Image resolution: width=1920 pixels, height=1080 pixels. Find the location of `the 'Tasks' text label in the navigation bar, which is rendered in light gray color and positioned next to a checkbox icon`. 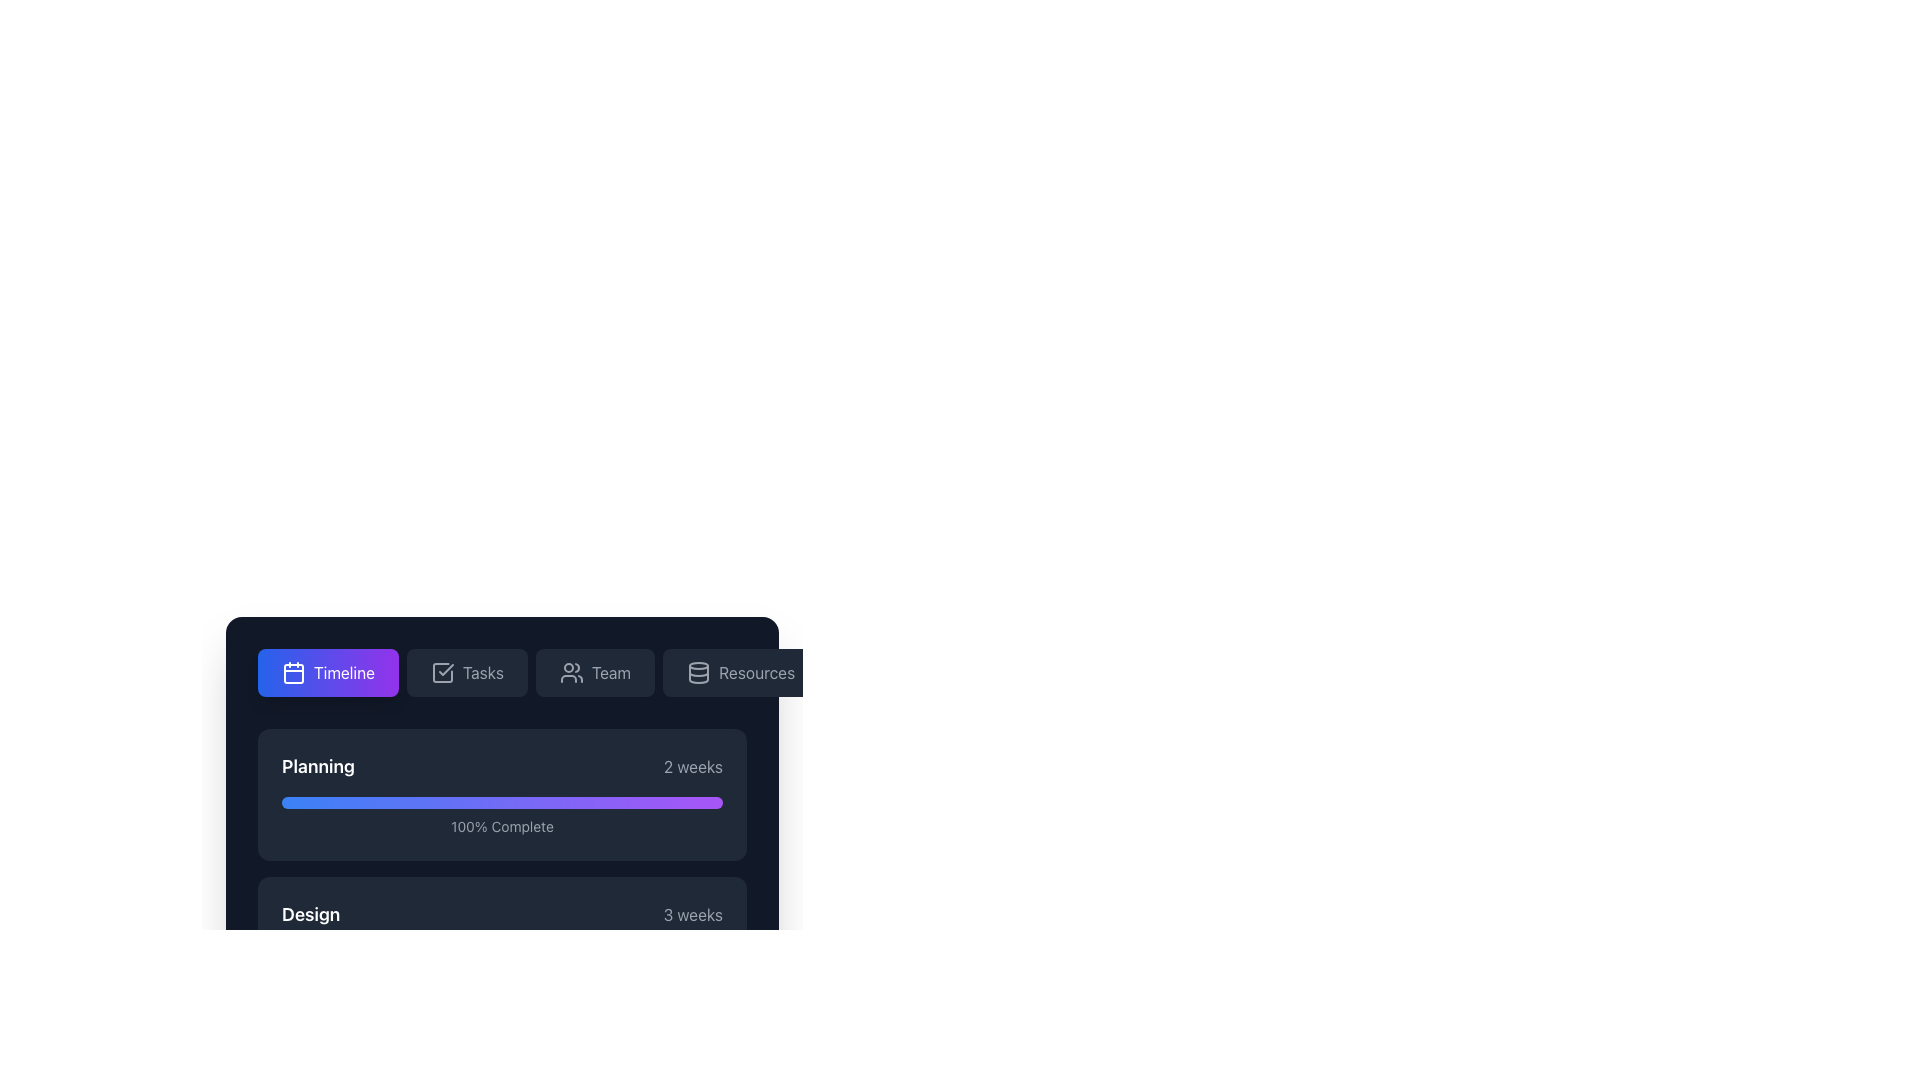

the 'Tasks' text label in the navigation bar, which is rendered in light gray color and positioned next to a checkbox icon is located at coordinates (483, 672).